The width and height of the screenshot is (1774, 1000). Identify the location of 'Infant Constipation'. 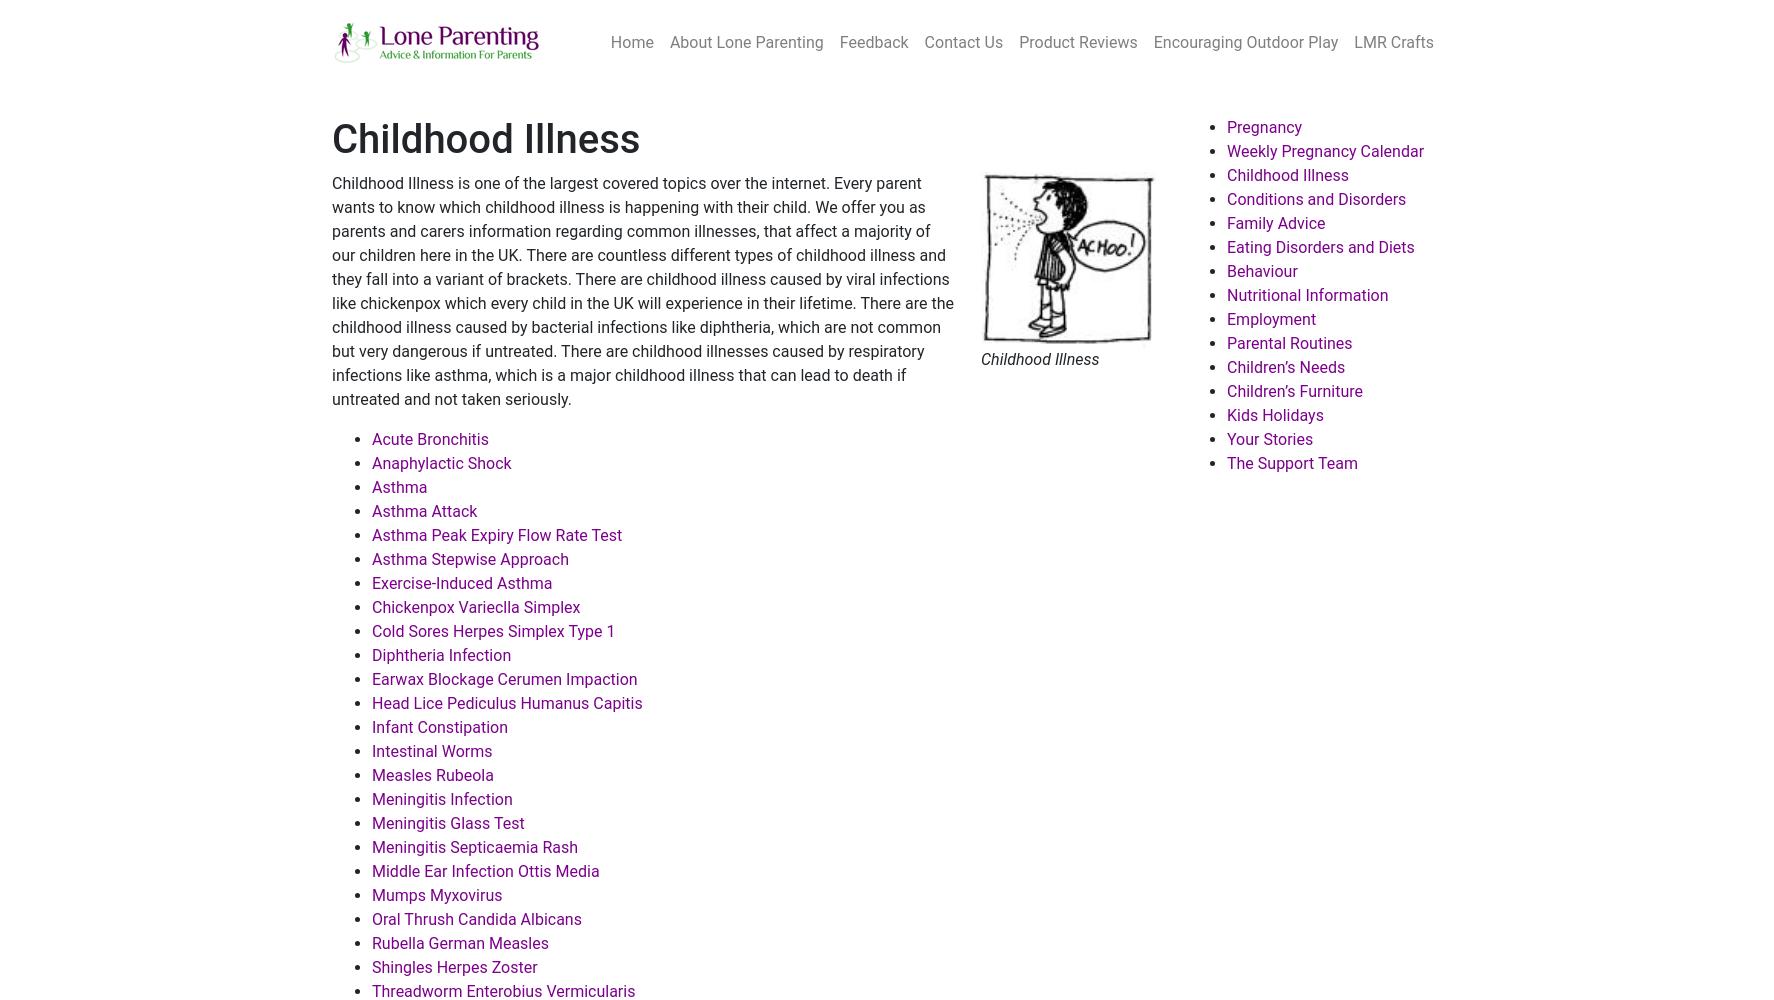
(371, 726).